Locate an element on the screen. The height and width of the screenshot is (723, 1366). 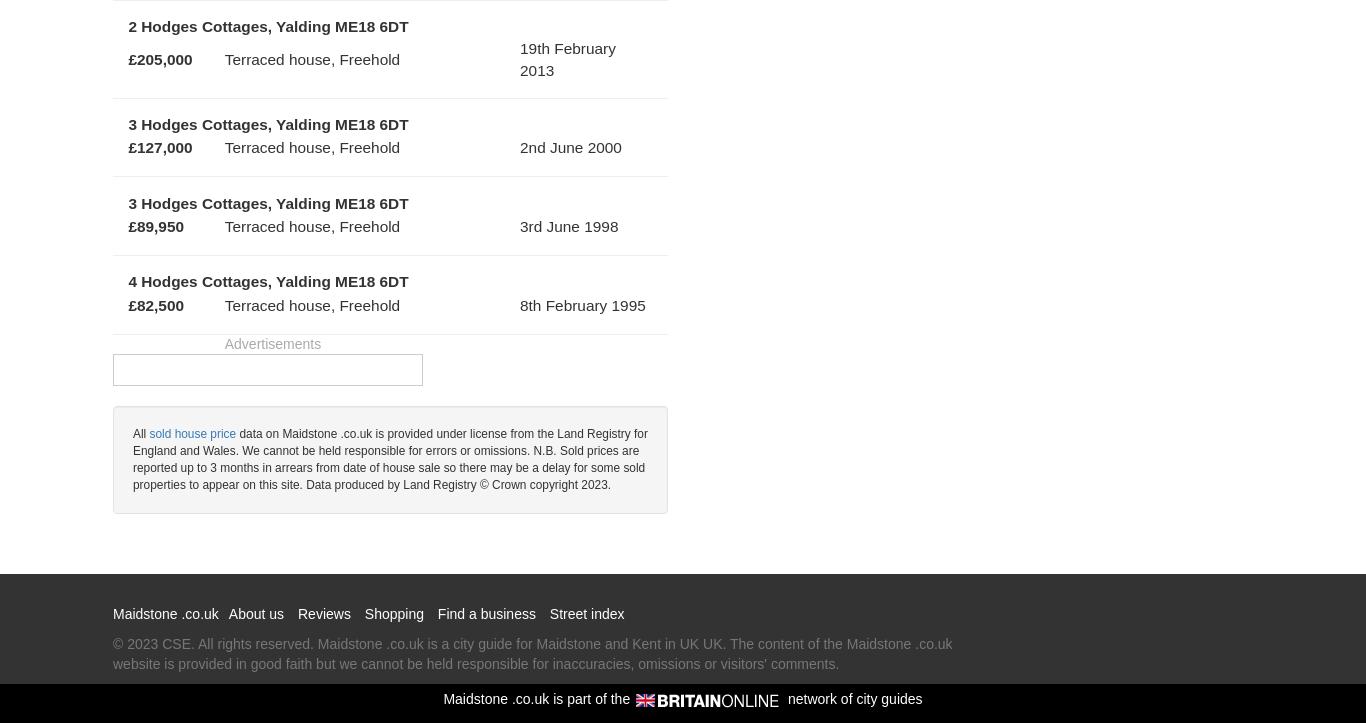
'£127,000' is located at coordinates (158, 147).